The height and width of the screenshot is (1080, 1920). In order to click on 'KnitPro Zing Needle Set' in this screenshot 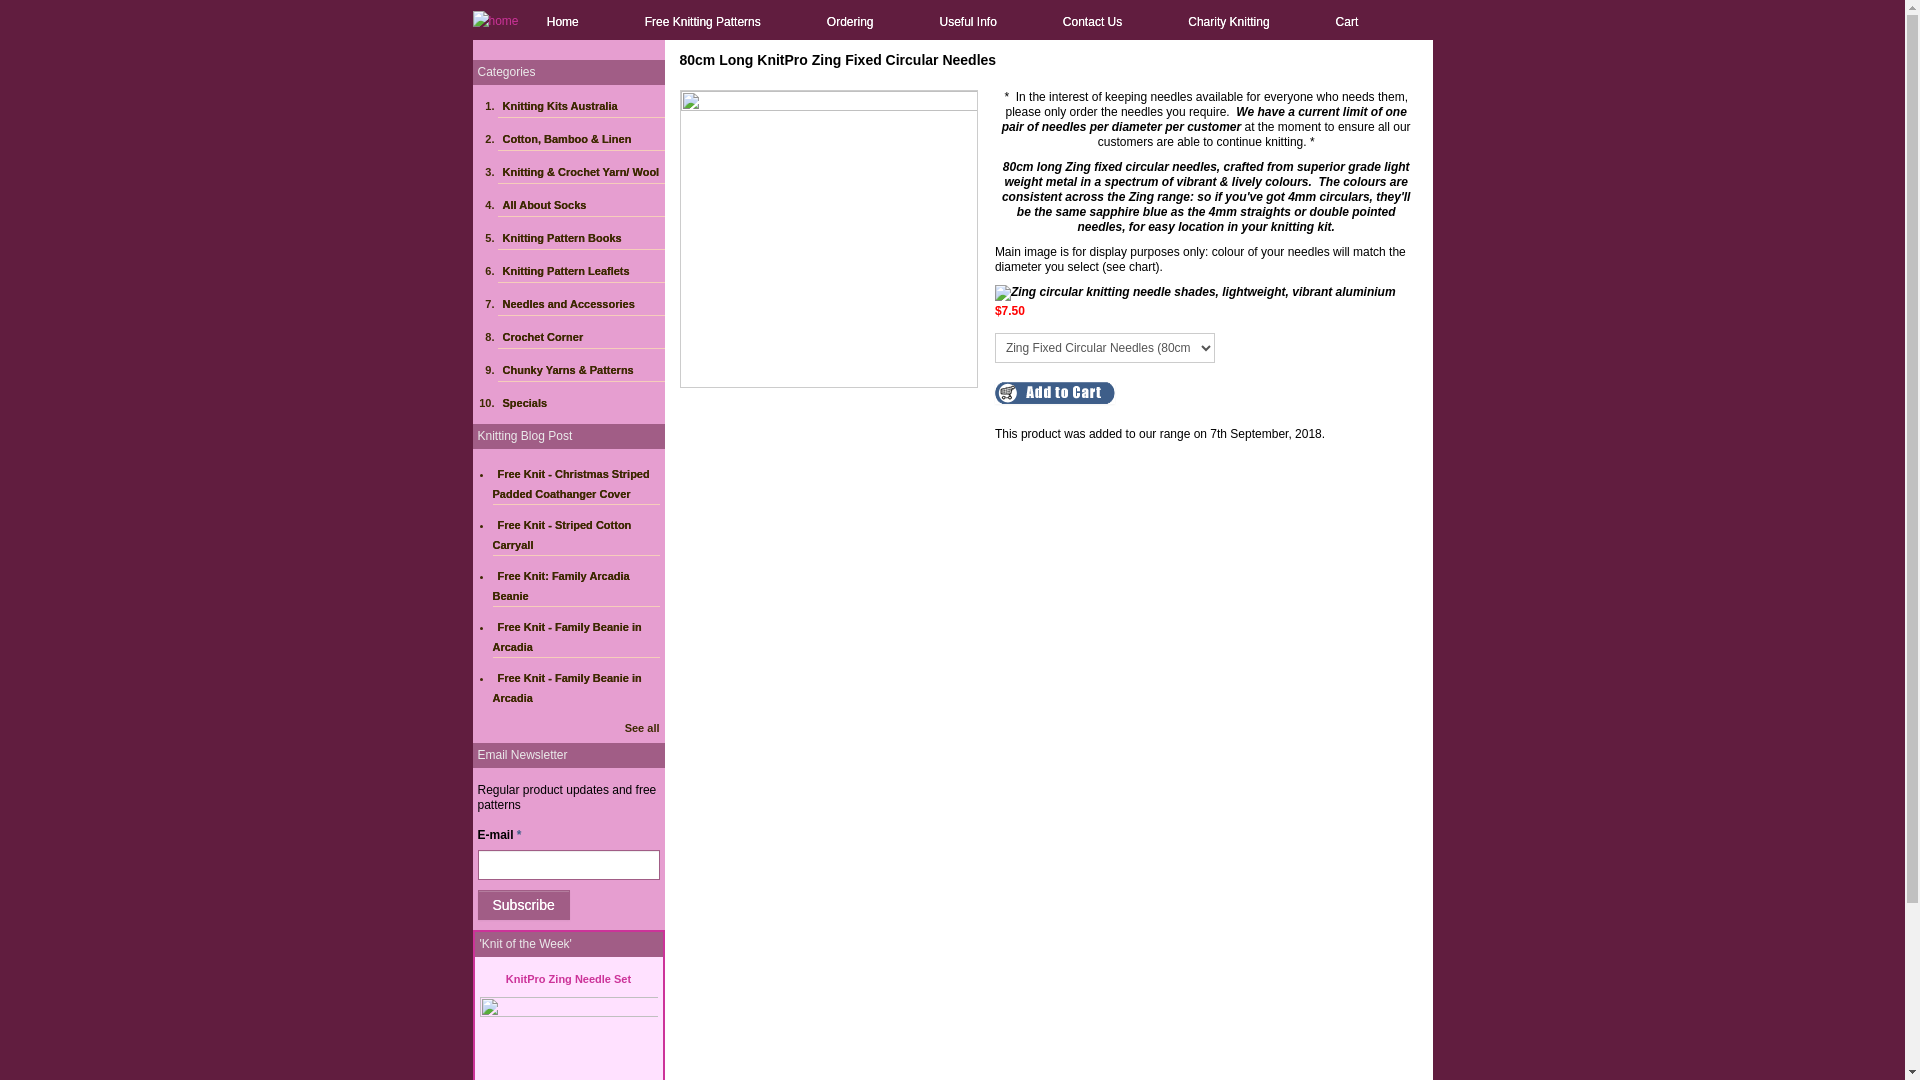, I will do `click(567, 978)`.